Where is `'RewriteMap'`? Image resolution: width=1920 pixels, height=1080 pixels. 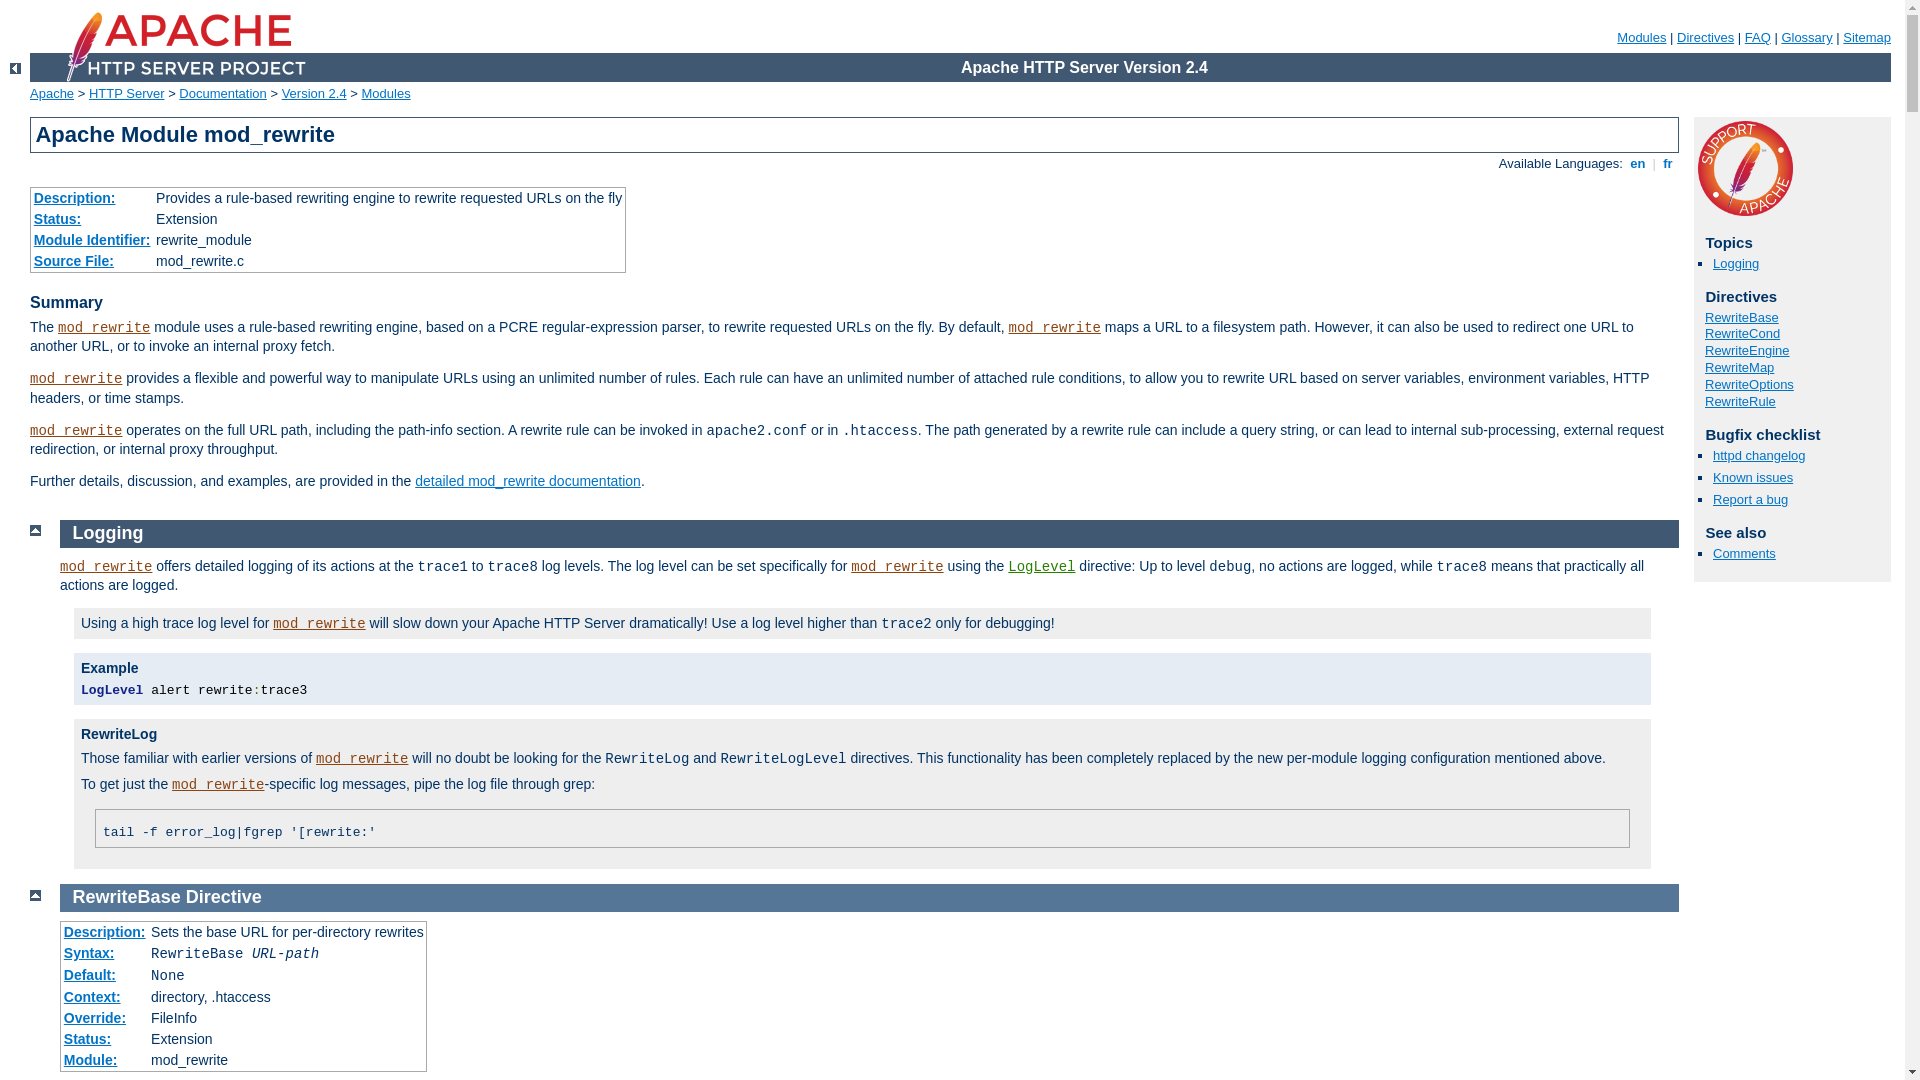 'RewriteMap' is located at coordinates (1738, 367).